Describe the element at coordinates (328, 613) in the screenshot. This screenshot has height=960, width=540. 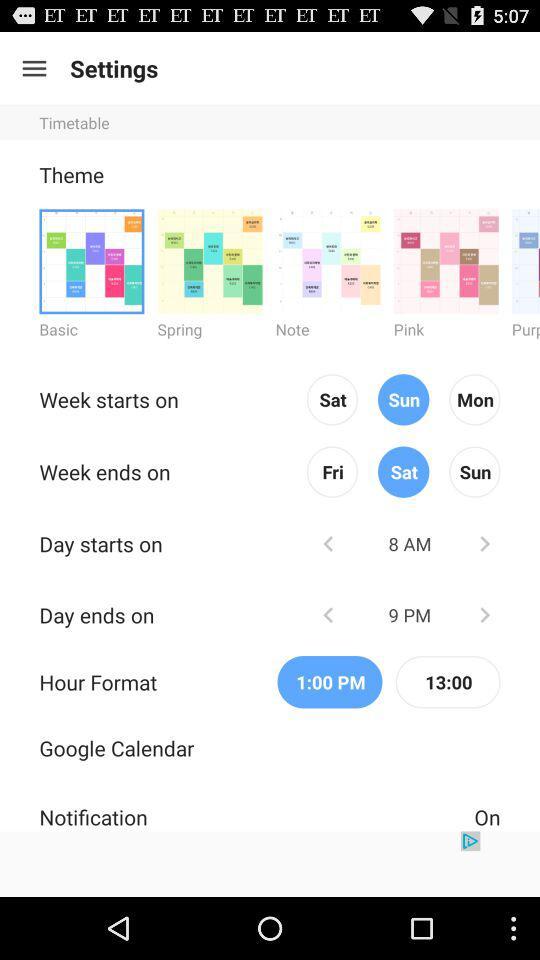
I see `change selection to previous` at that location.